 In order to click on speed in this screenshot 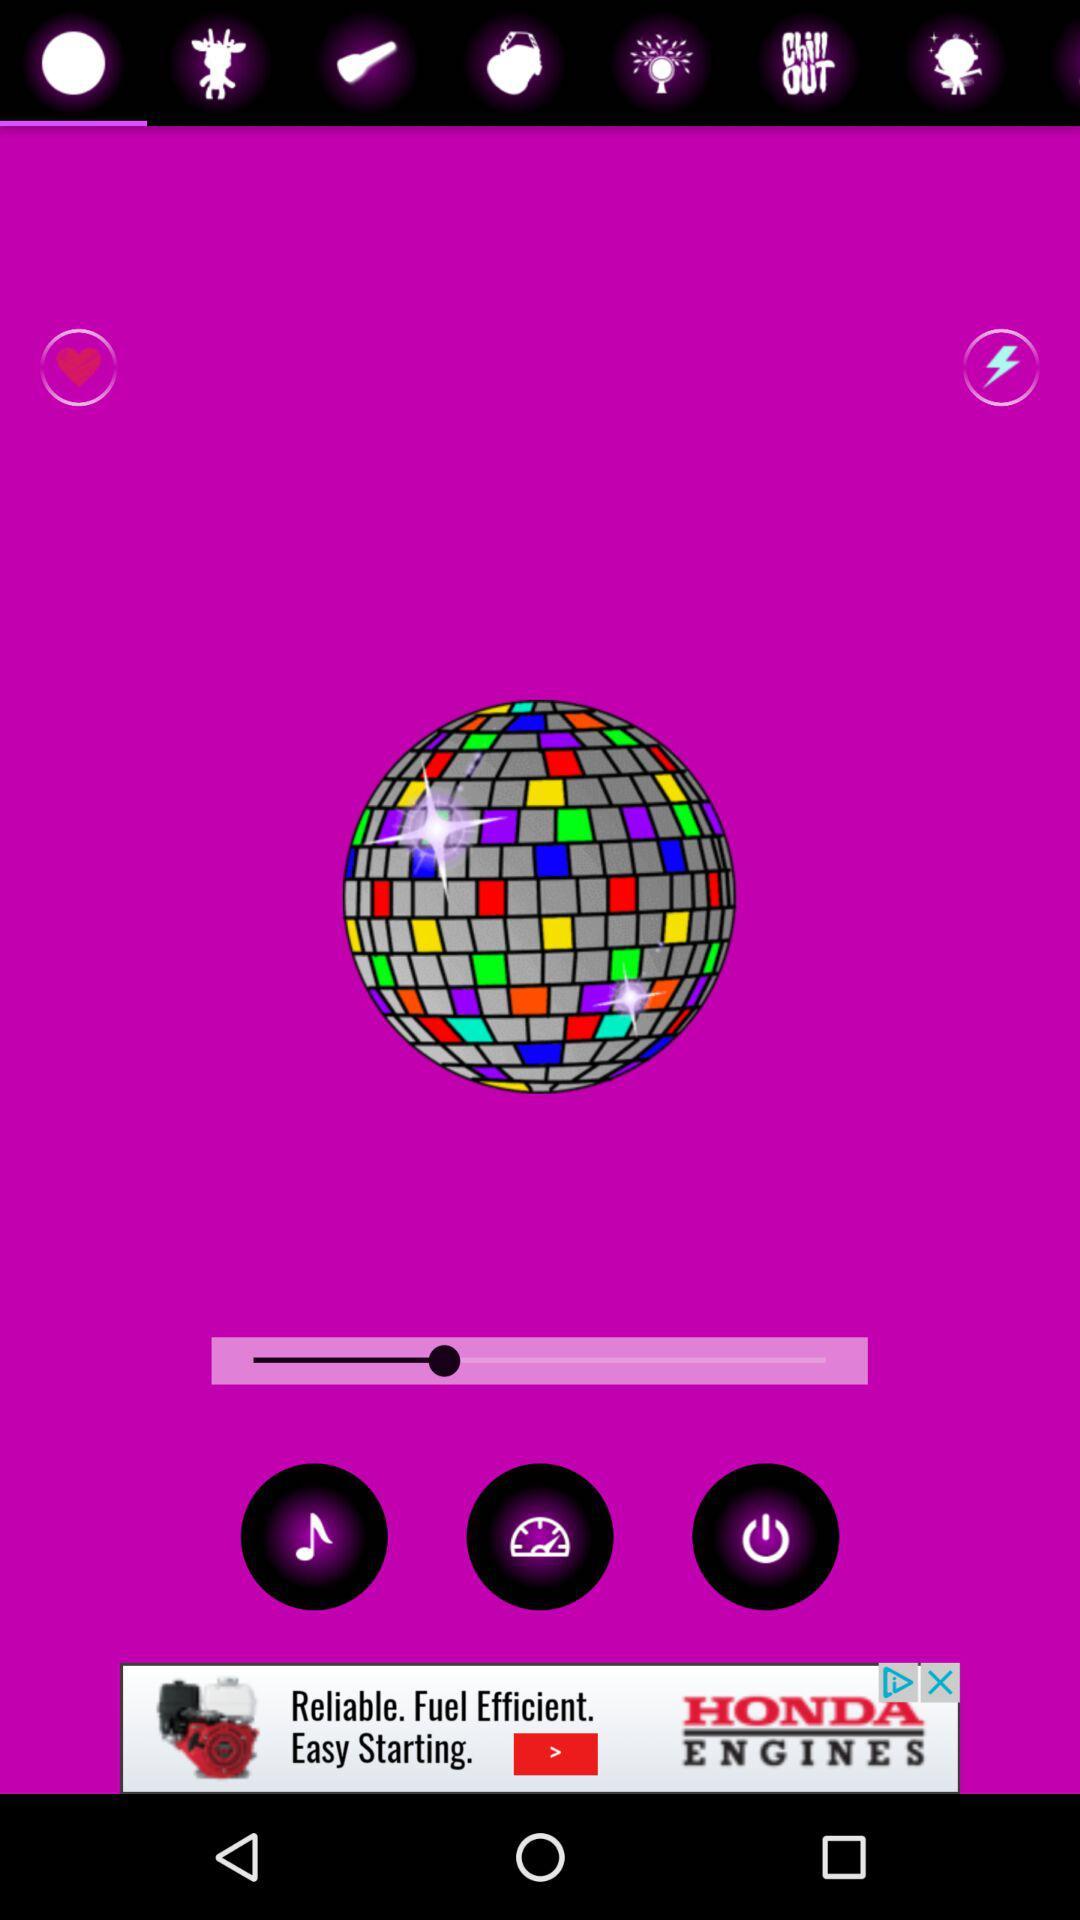, I will do `click(540, 1535)`.